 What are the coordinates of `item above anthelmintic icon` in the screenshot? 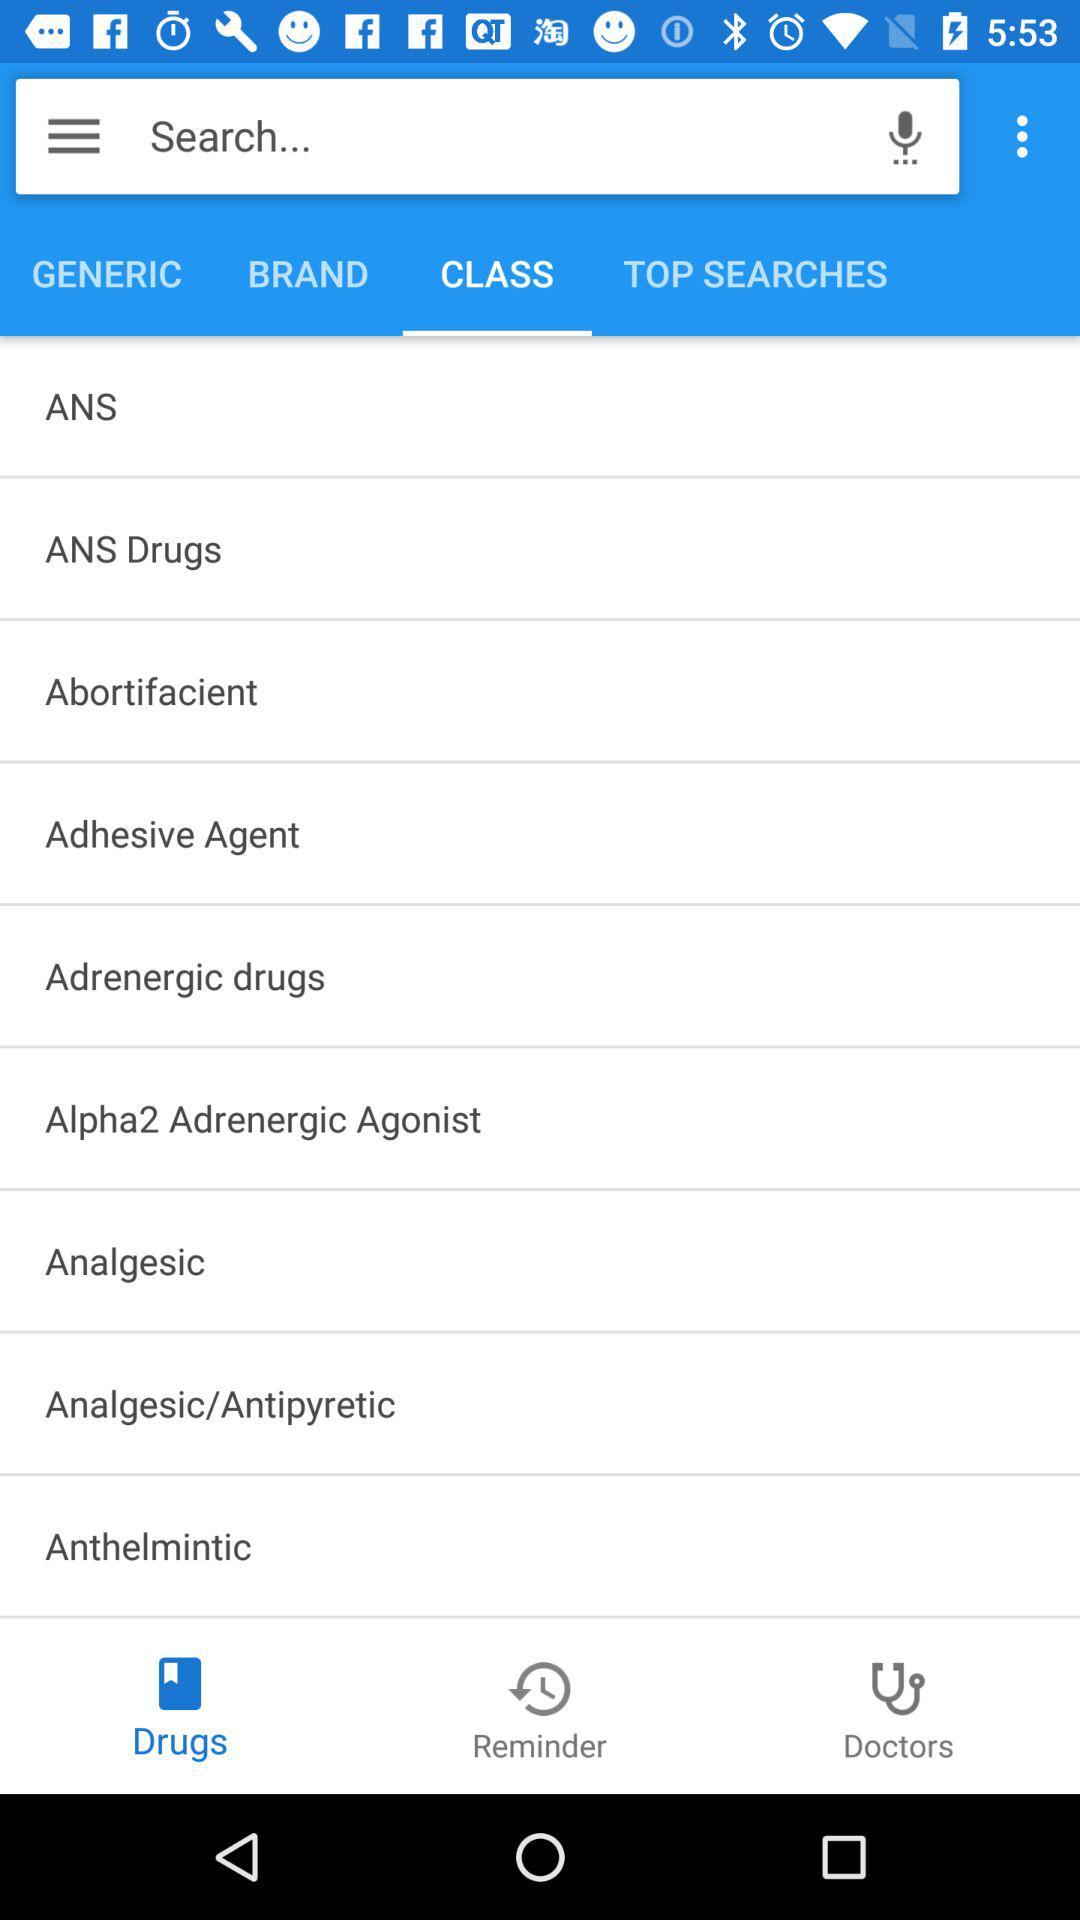 It's located at (540, 1402).